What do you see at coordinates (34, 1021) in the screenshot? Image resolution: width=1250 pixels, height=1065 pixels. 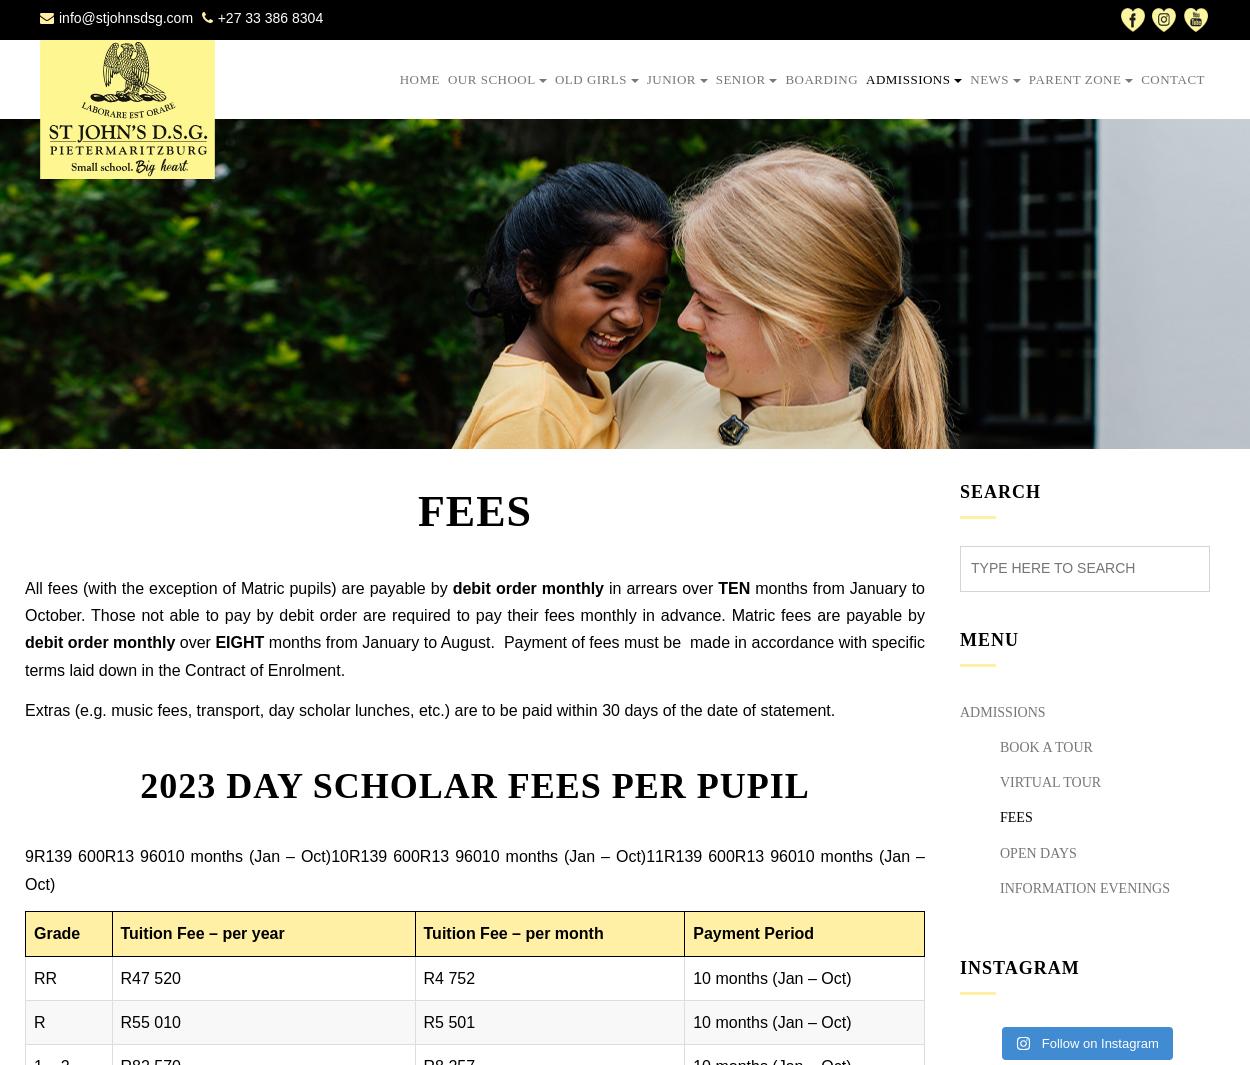 I see `'R'` at bounding box center [34, 1021].